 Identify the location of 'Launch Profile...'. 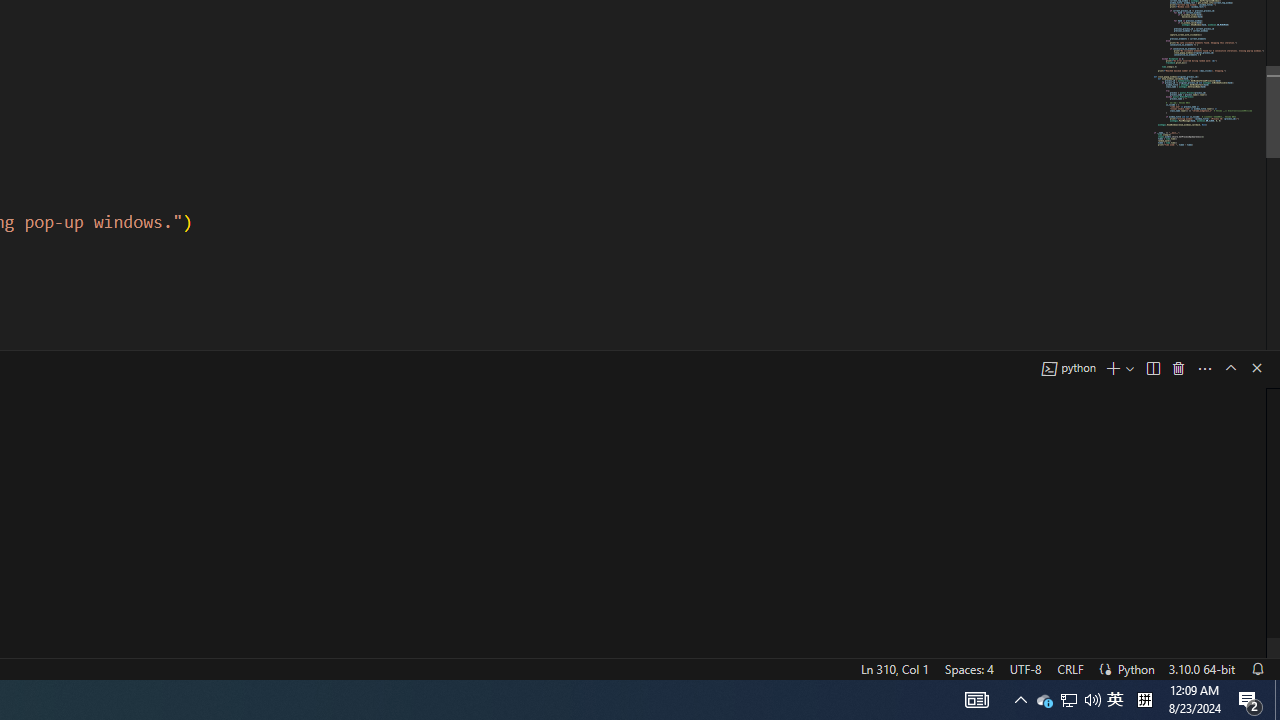
(1130, 368).